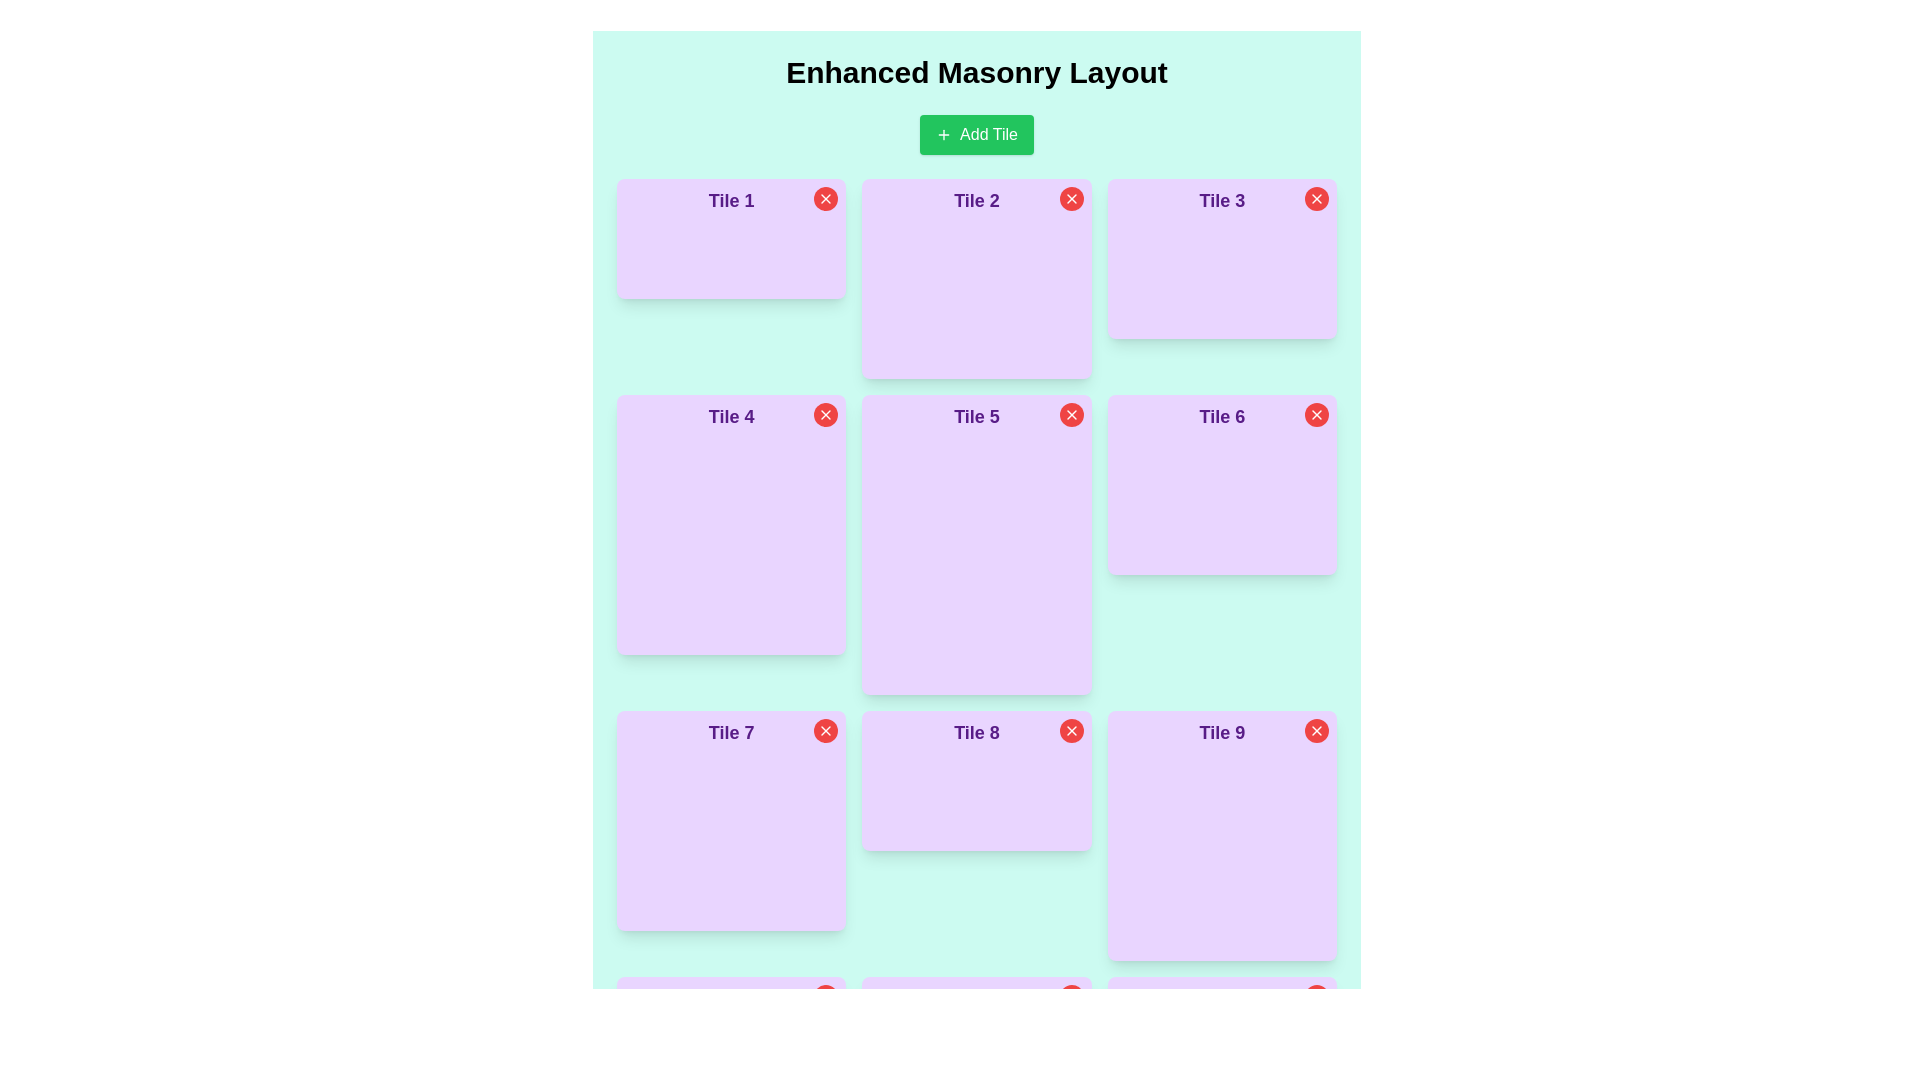  Describe the element at coordinates (826, 414) in the screenshot. I see `the red circular close button with a white '×' symbol located in the top-right corner of 'Tile 5'` at that location.